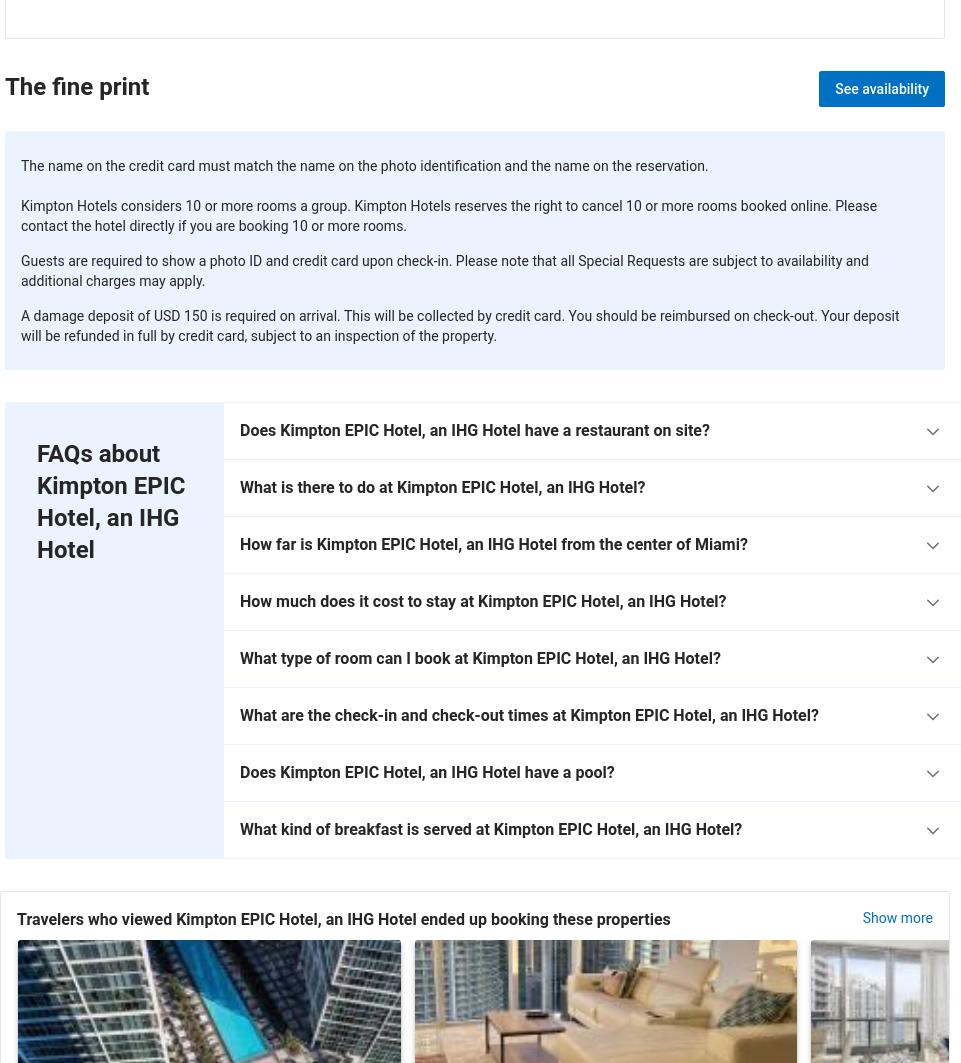 The width and height of the screenshot is (961, 1063). What do you see at coordinates (109, 501) in the screenshot?
I see `'FAQs about Kimpton EPIC Hotel, an IHG Hotel'` at bounding box center [109, 501].